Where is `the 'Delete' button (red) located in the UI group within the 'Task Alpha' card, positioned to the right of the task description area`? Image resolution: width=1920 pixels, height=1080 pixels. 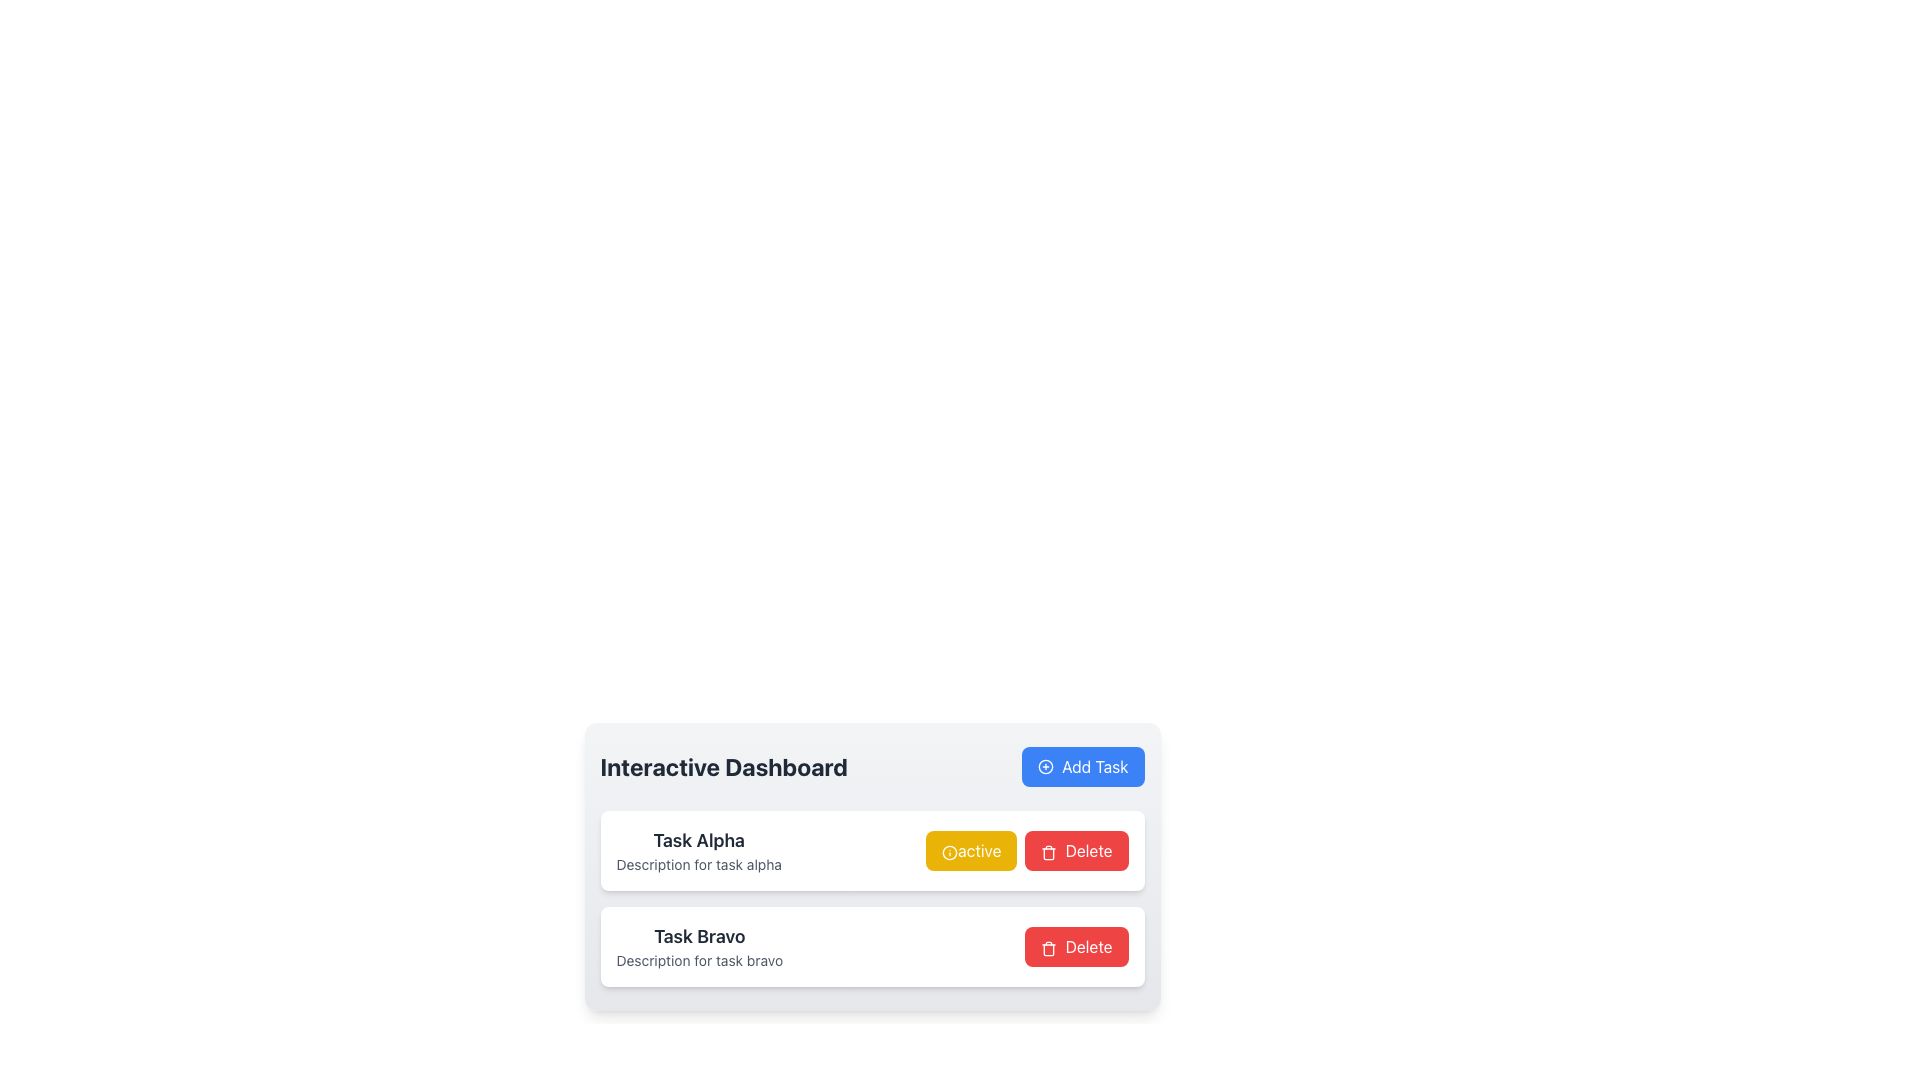 the 'Delete' button (red) located in the UI group within the 'Task Alpha' card, positioned to the right of the task description area is located at coordinates (1027, 851).